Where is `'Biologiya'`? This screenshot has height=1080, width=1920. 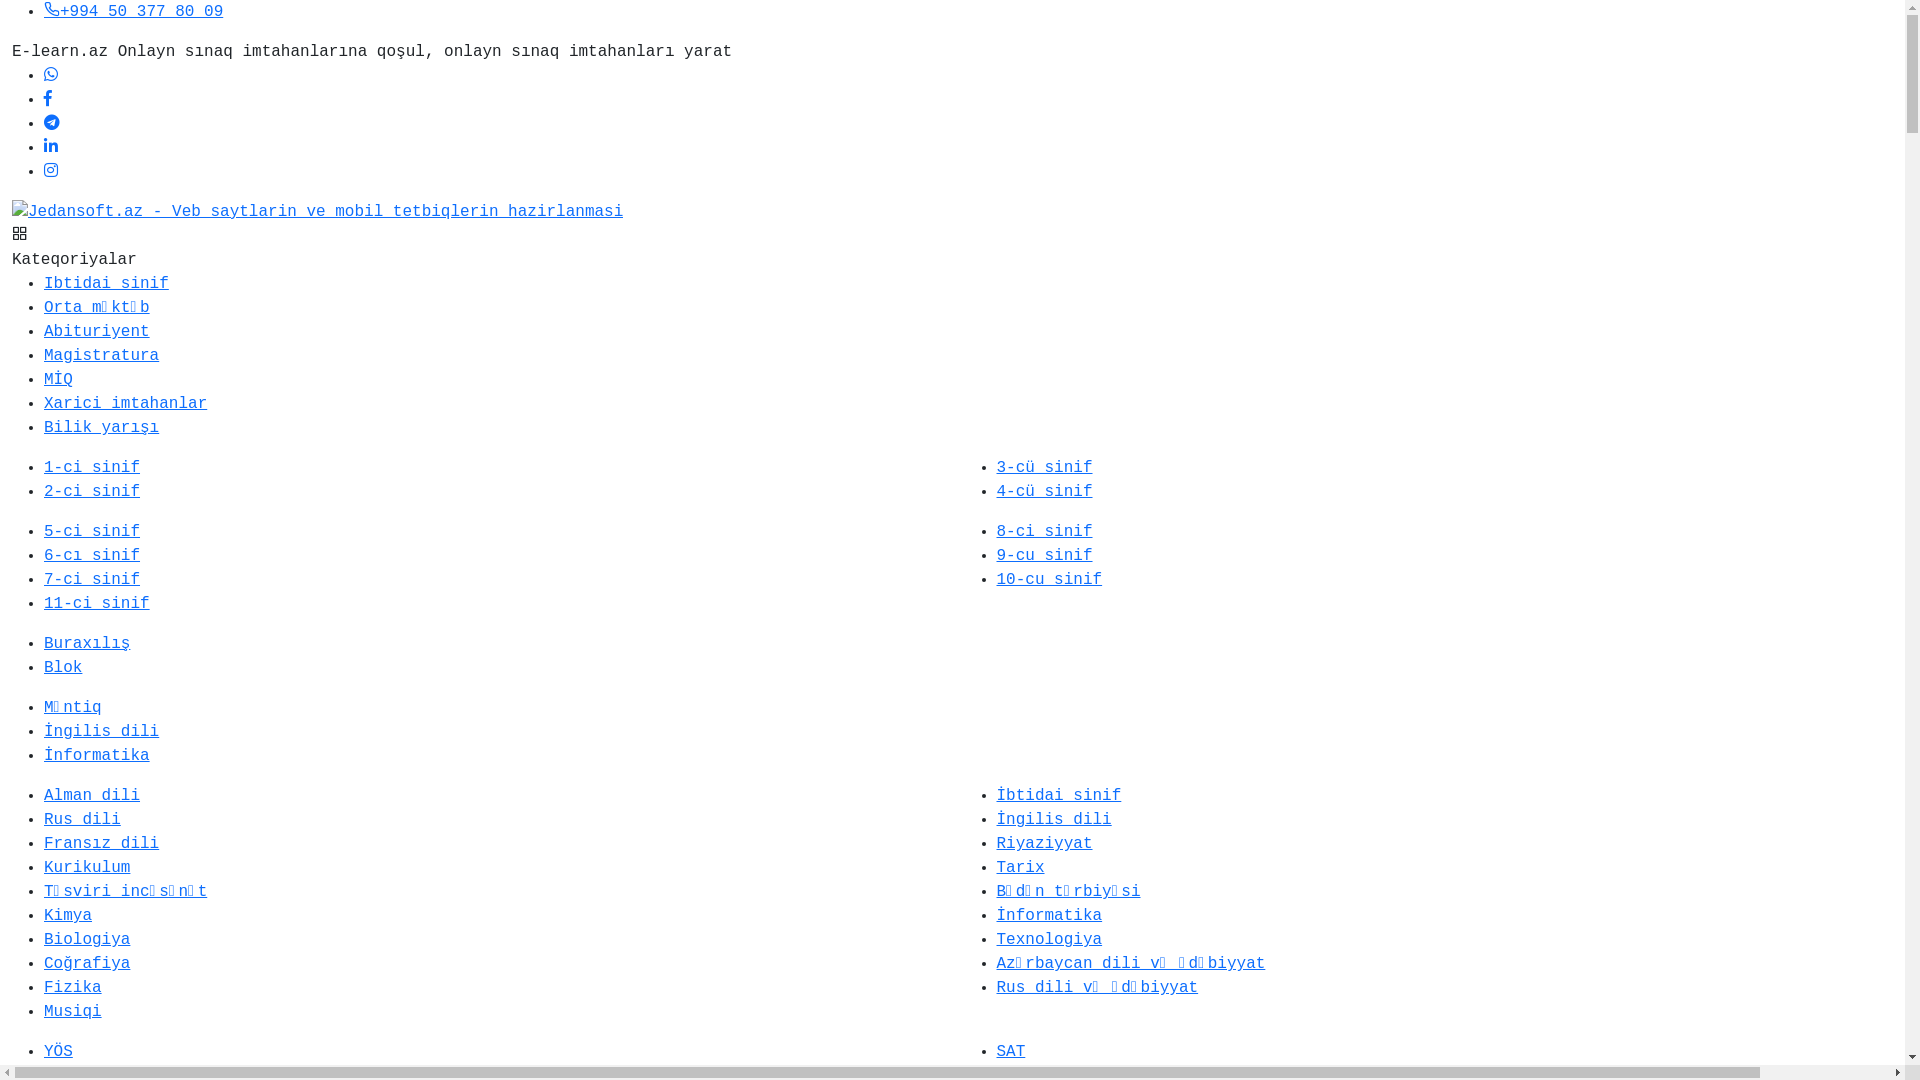 'Biologiya' is located at coordinates (85, 940).